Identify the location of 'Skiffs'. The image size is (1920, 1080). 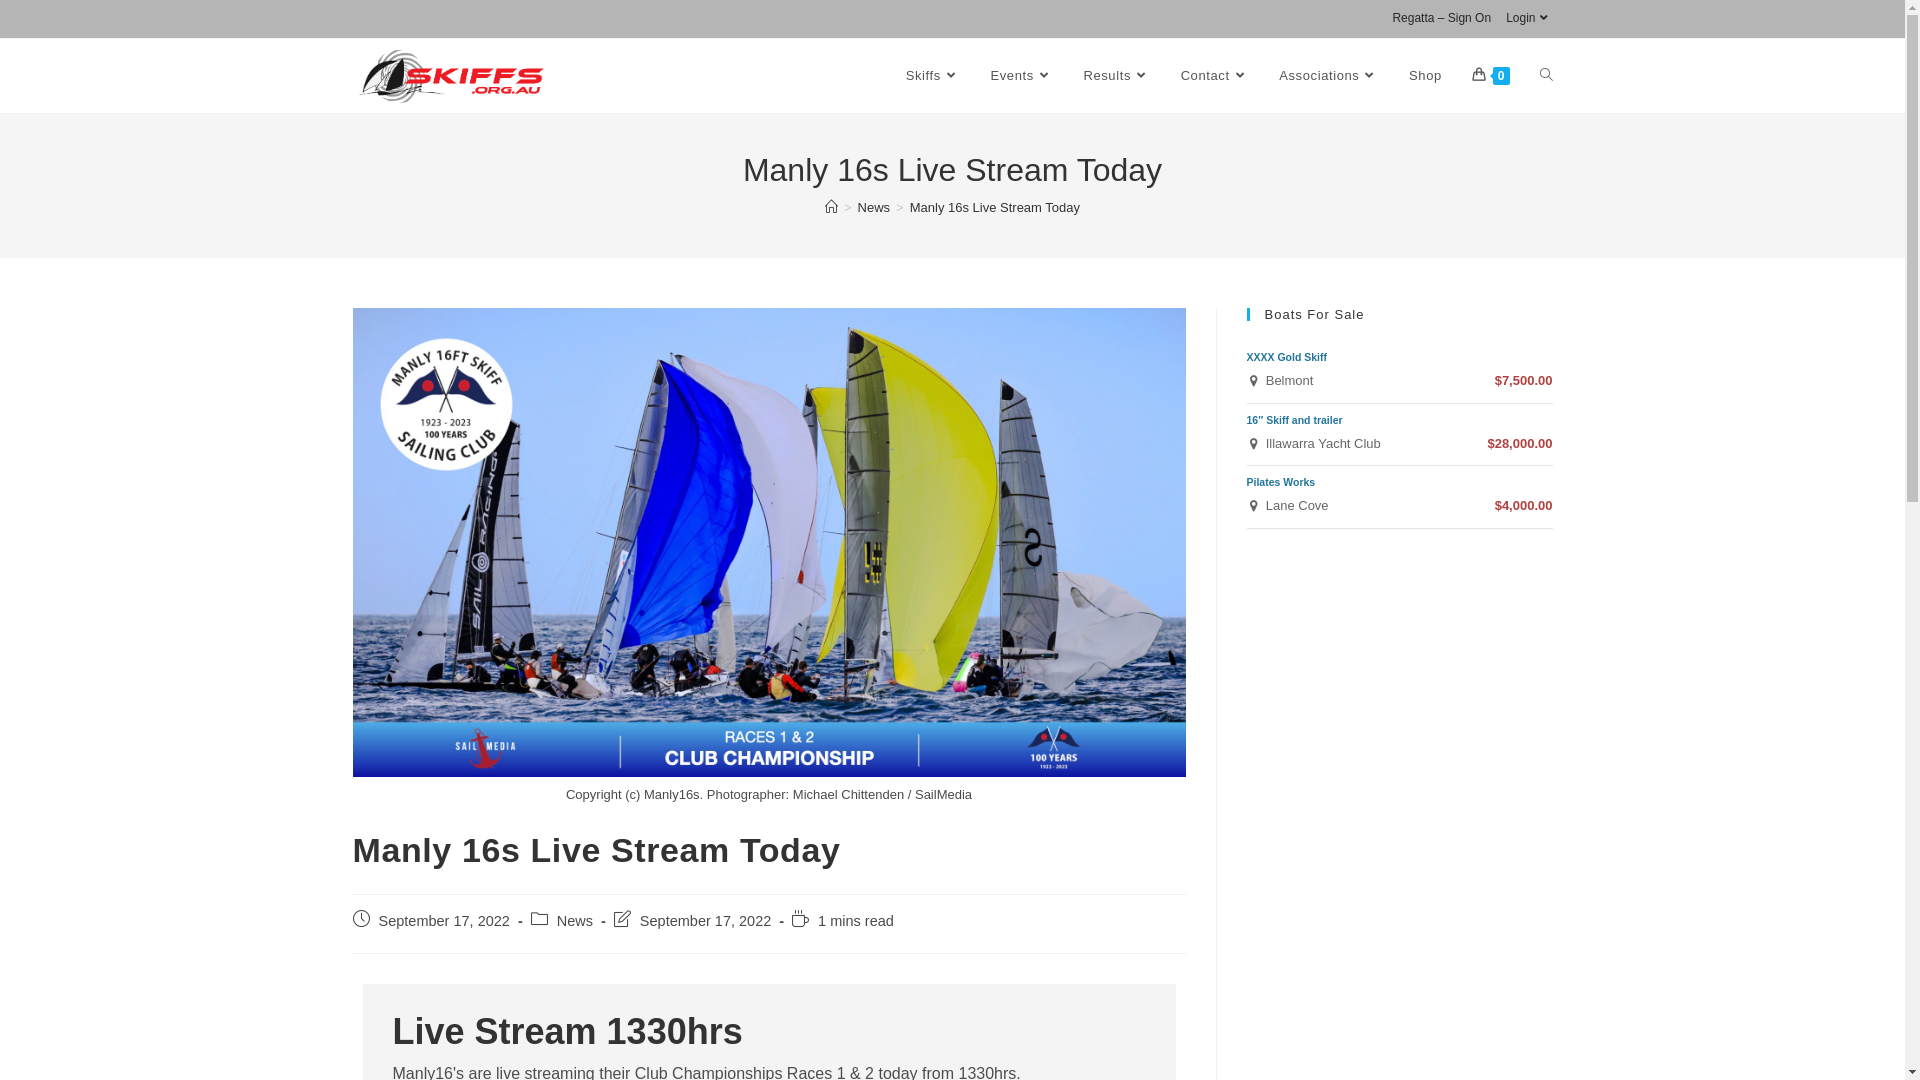
(932, 75).